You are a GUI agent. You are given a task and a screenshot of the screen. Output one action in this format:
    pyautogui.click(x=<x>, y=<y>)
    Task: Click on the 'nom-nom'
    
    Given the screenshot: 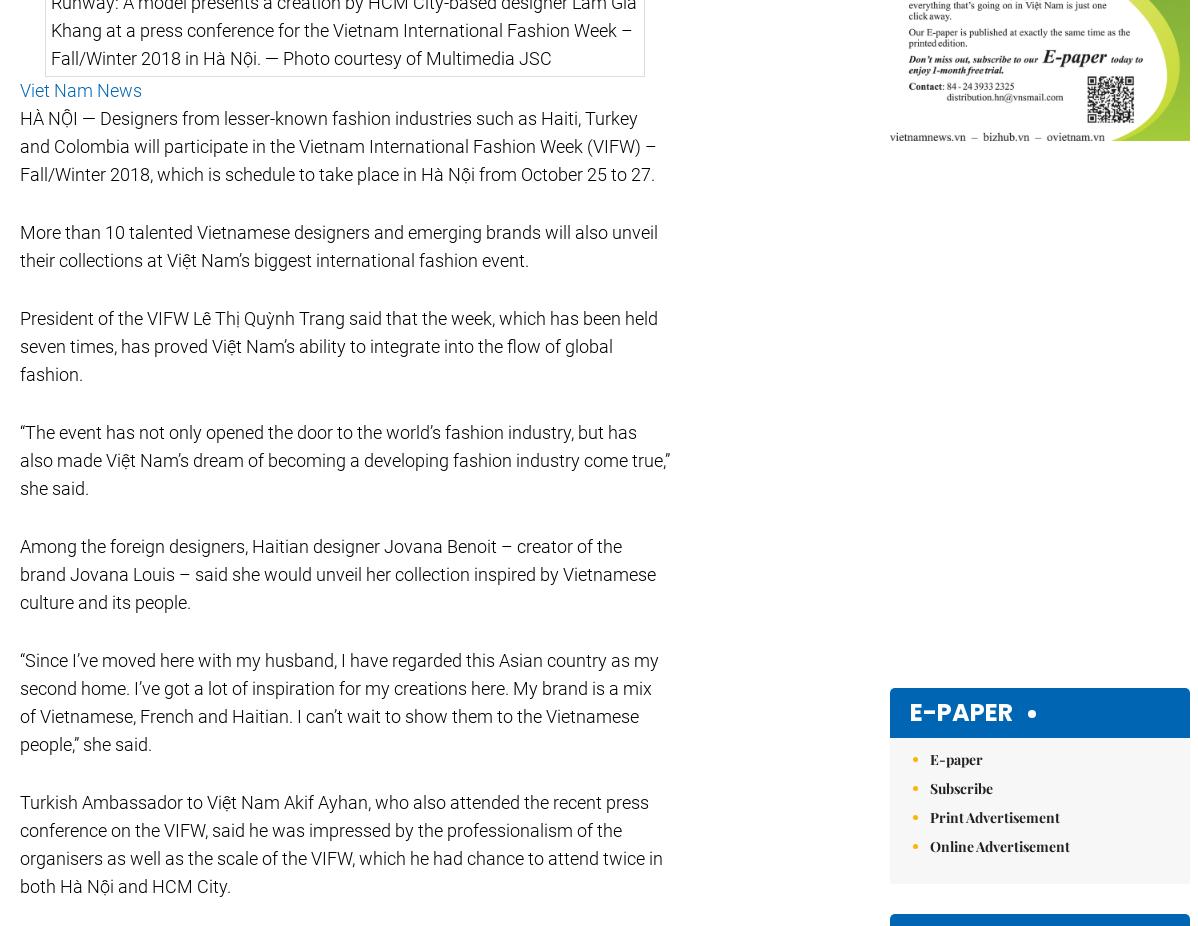 What is the action you would take?
    pyautogui.click(x=638, y=536)
    